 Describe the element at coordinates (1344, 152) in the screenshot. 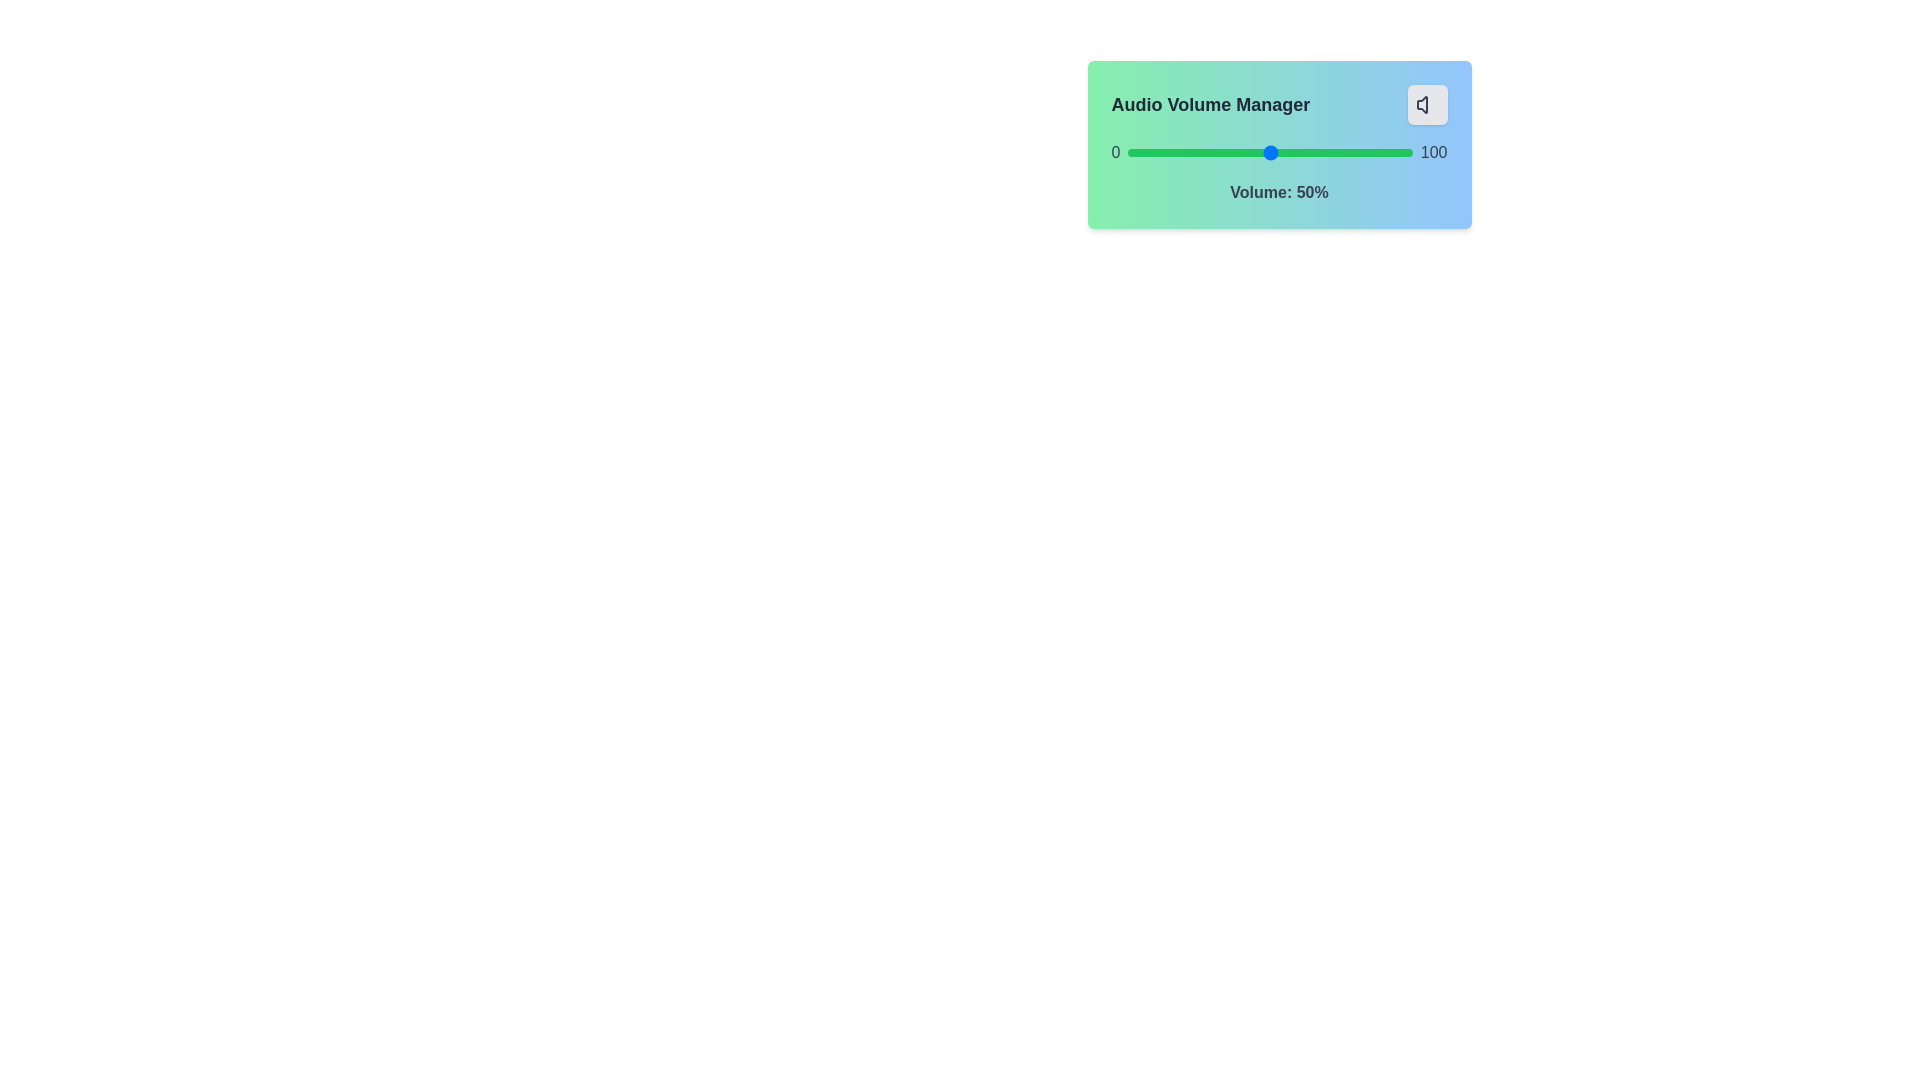

I see `the slider` at that location.